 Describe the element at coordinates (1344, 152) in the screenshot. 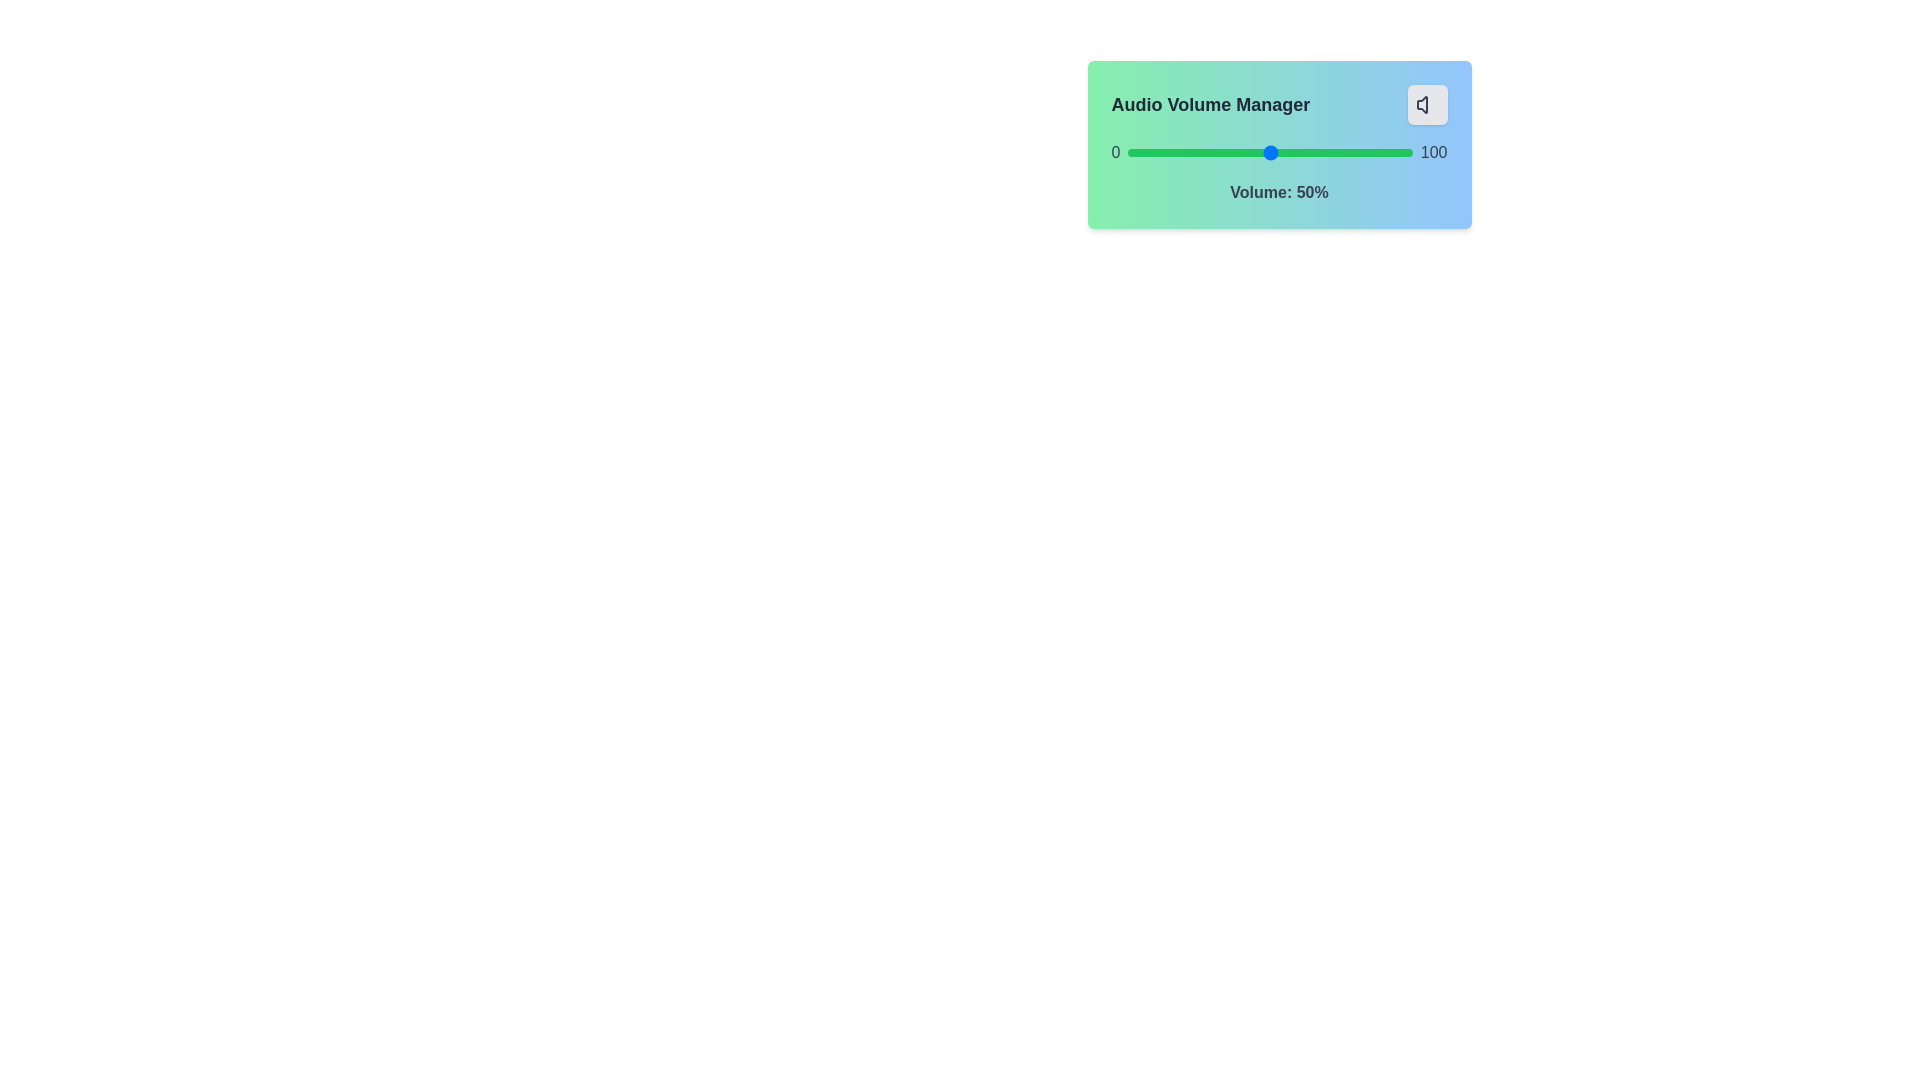

I see `the slider` at that location.